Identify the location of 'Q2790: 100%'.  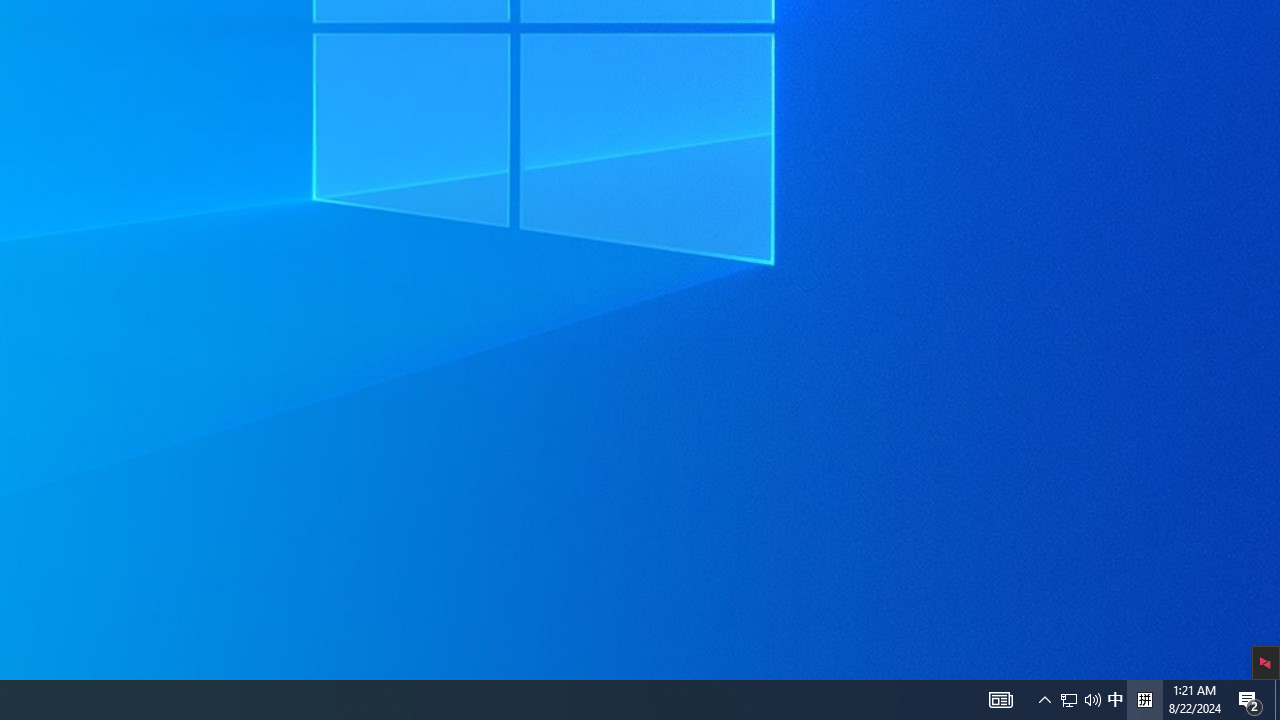
(1092, 698).